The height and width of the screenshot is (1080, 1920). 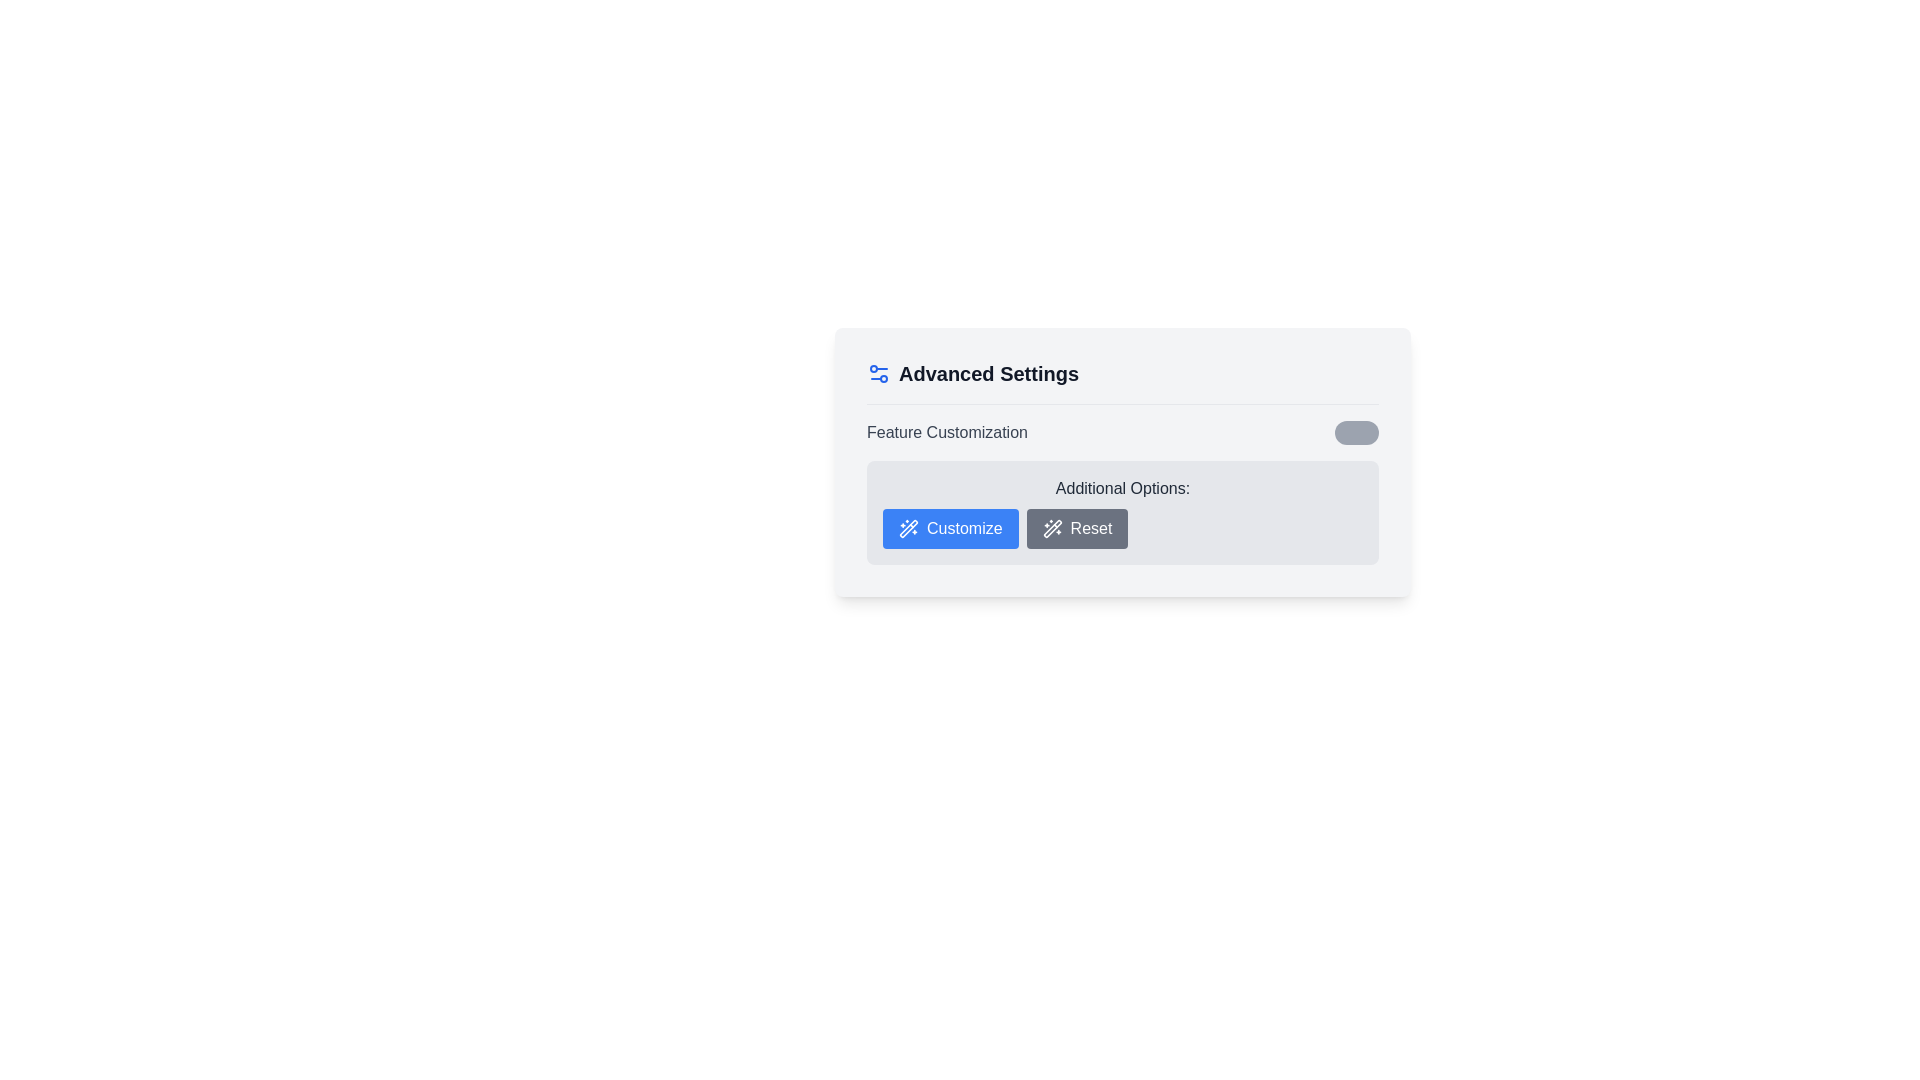 What do you see at coordinates (988, 374) in the screenshot?
I see `the 'Advanced Settings' text label, which is displayed in bold, large dark gray font and is located next to a settings gears icon` at bounding box center [988, 374].